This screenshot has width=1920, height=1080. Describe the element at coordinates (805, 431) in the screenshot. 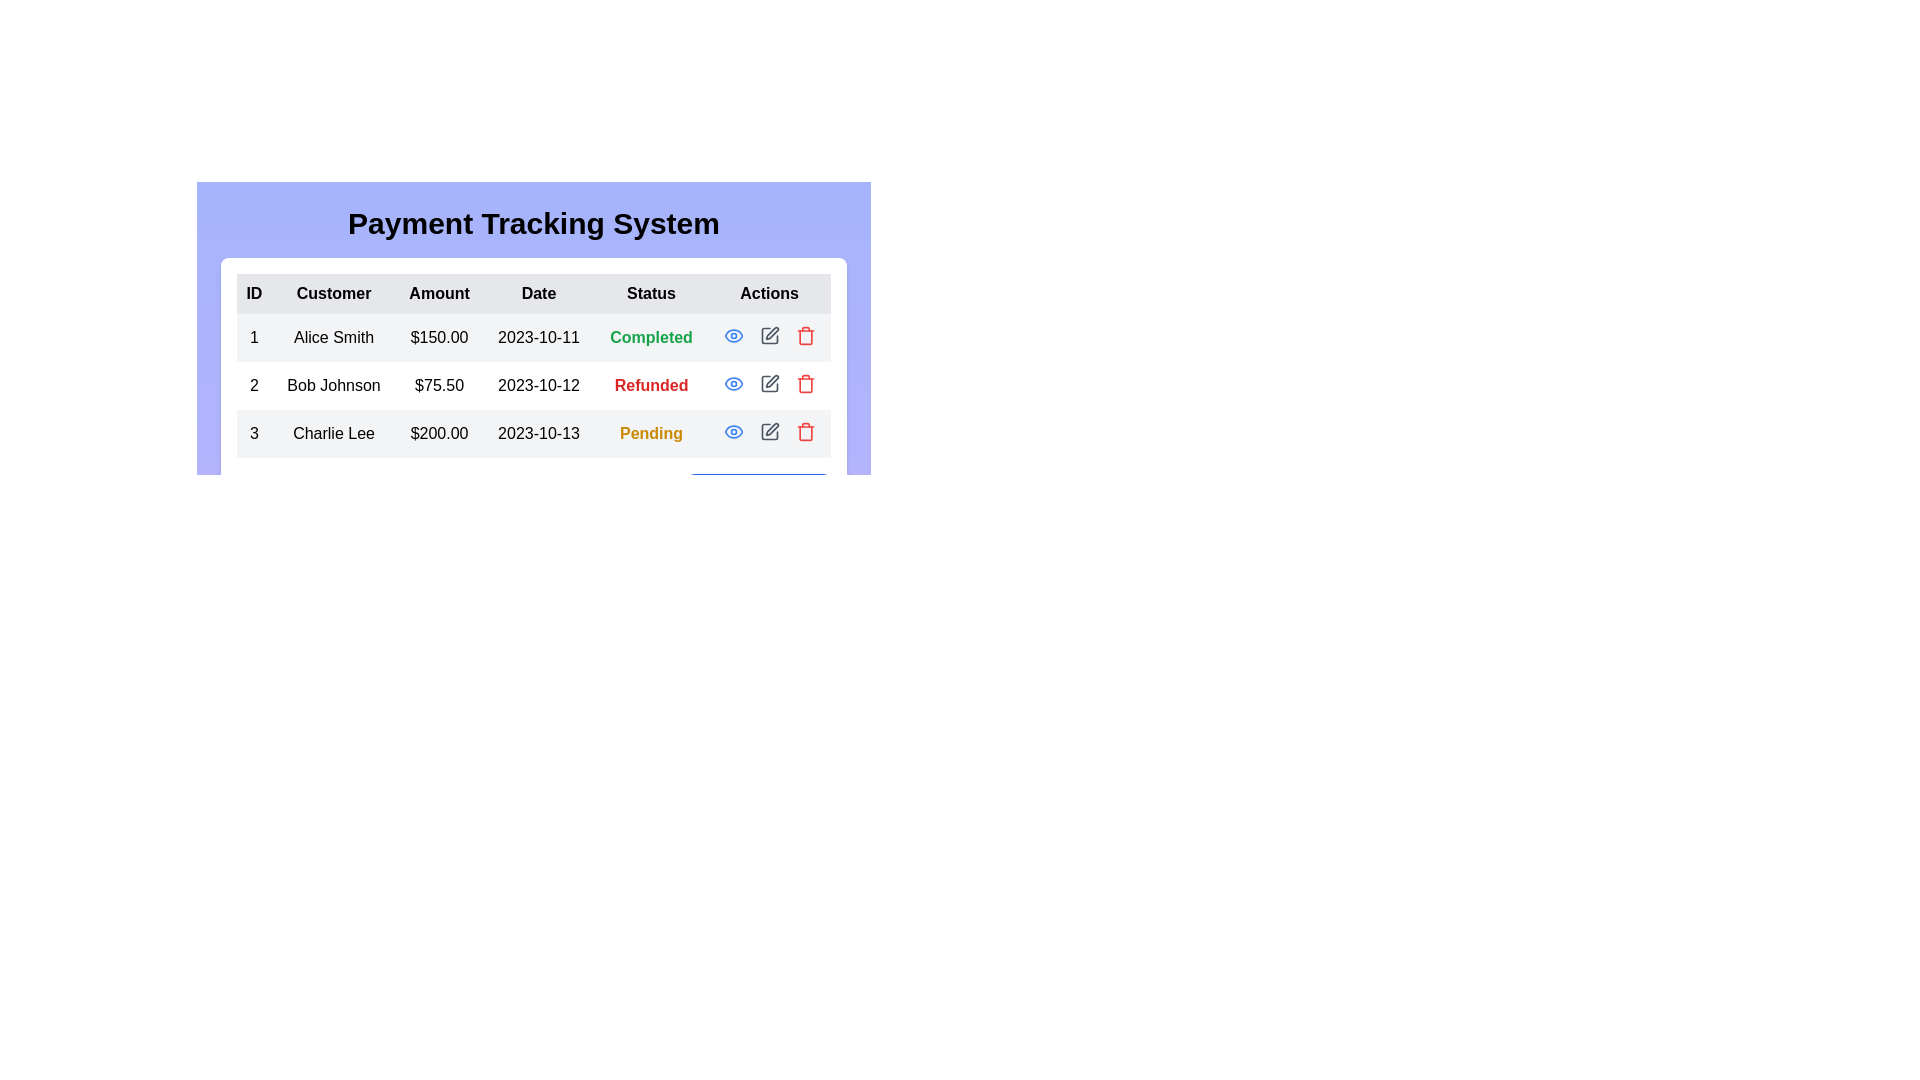

I see `the trash bin icon button in the 'Actions' column` at that location.